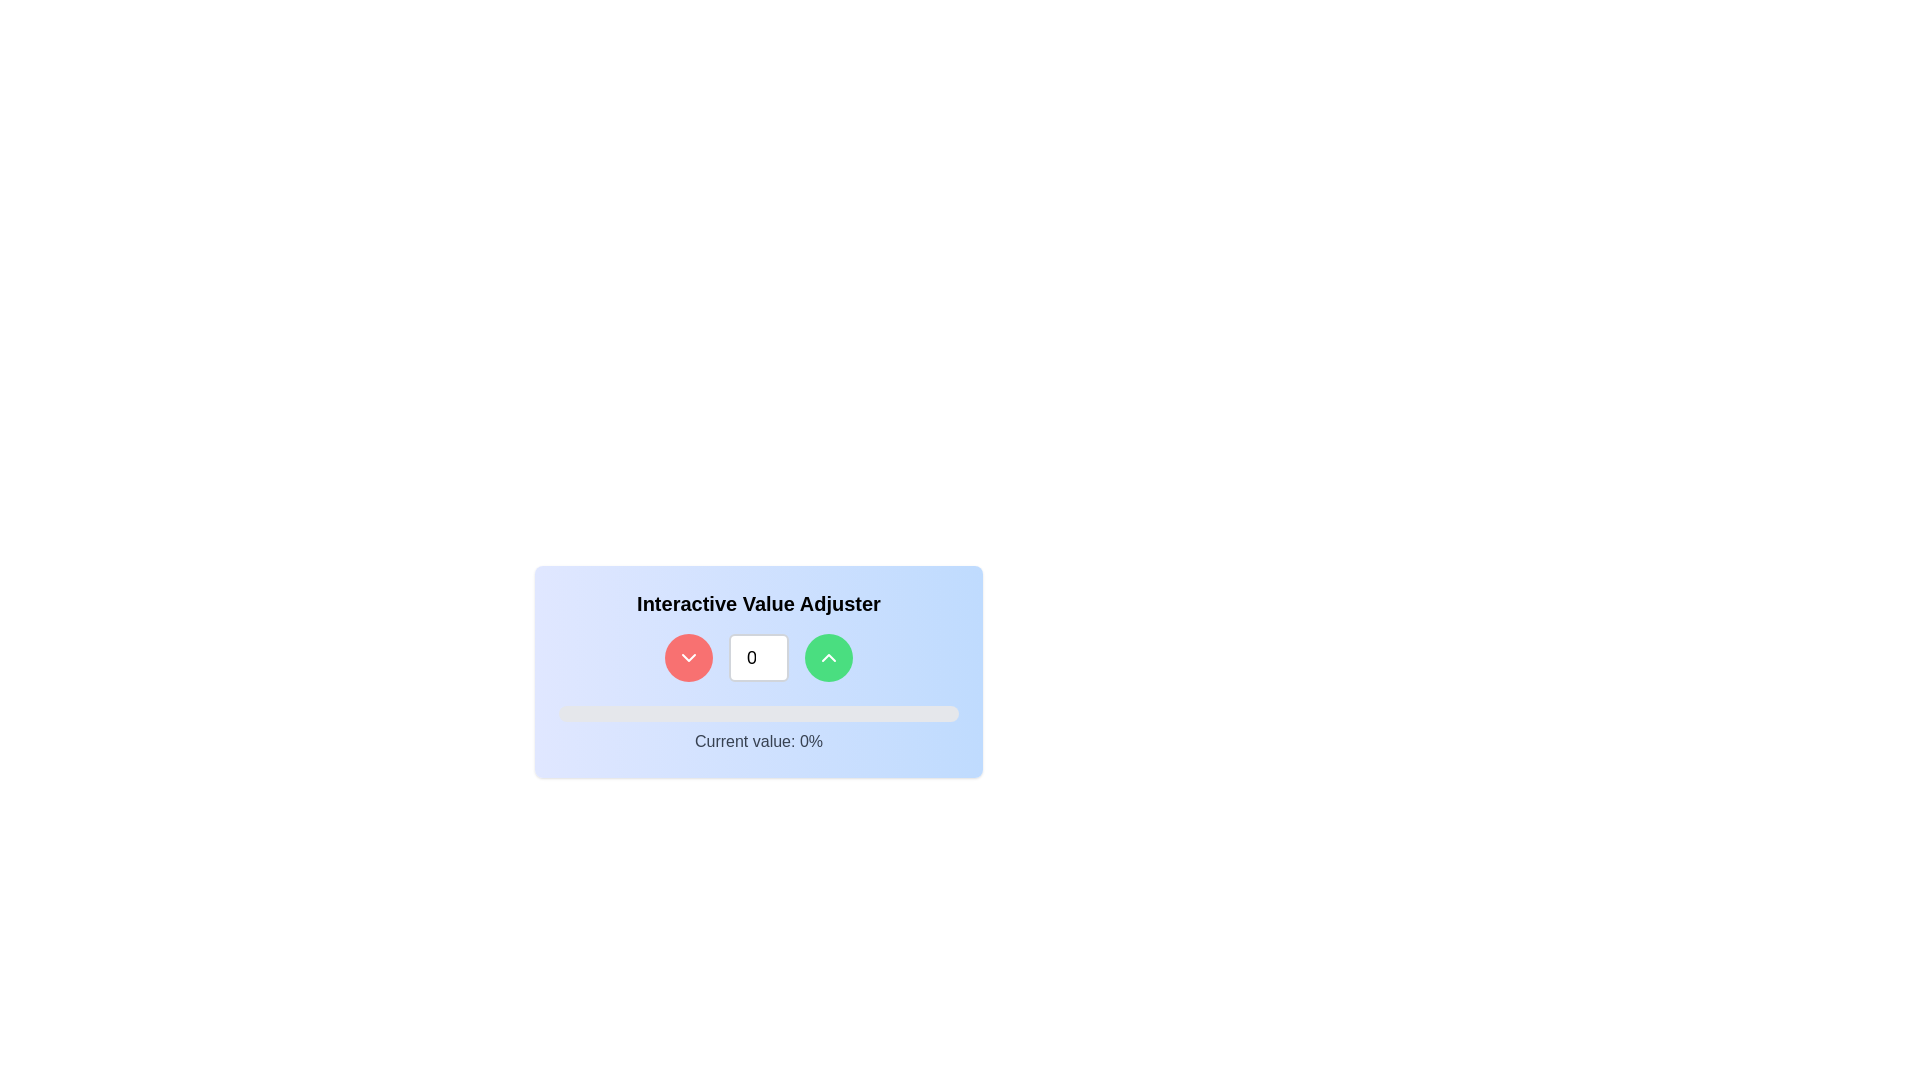 The width and height of the screenshot is (1920, 1080). Describe the element at coordinates (829, 658) in the screenshot. I see `the triangular-shaped button with a green circular background` at that location.